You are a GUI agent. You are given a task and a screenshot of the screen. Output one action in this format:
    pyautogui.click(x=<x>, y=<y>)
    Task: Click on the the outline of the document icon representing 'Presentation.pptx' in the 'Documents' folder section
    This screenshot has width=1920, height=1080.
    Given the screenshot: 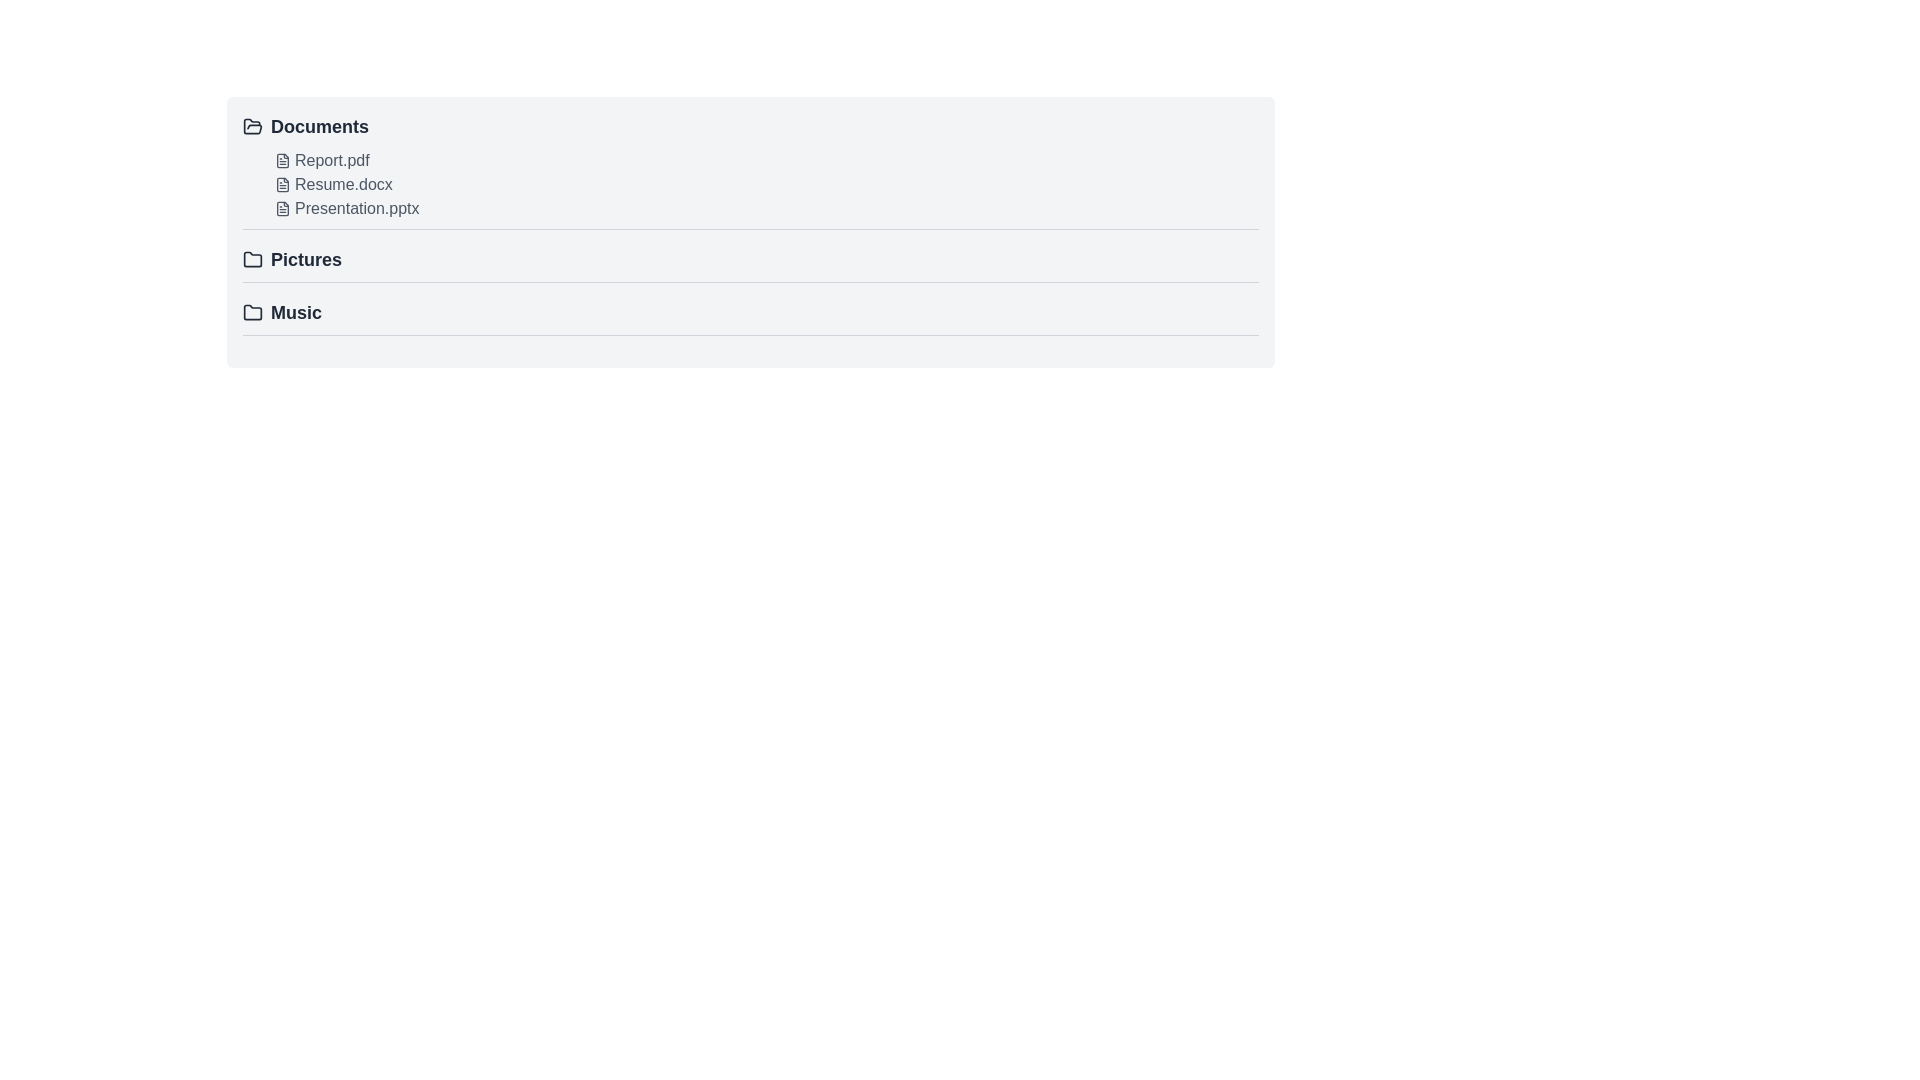 What is the action you would take?
    pyautogui.click(x=282, y=208)
    